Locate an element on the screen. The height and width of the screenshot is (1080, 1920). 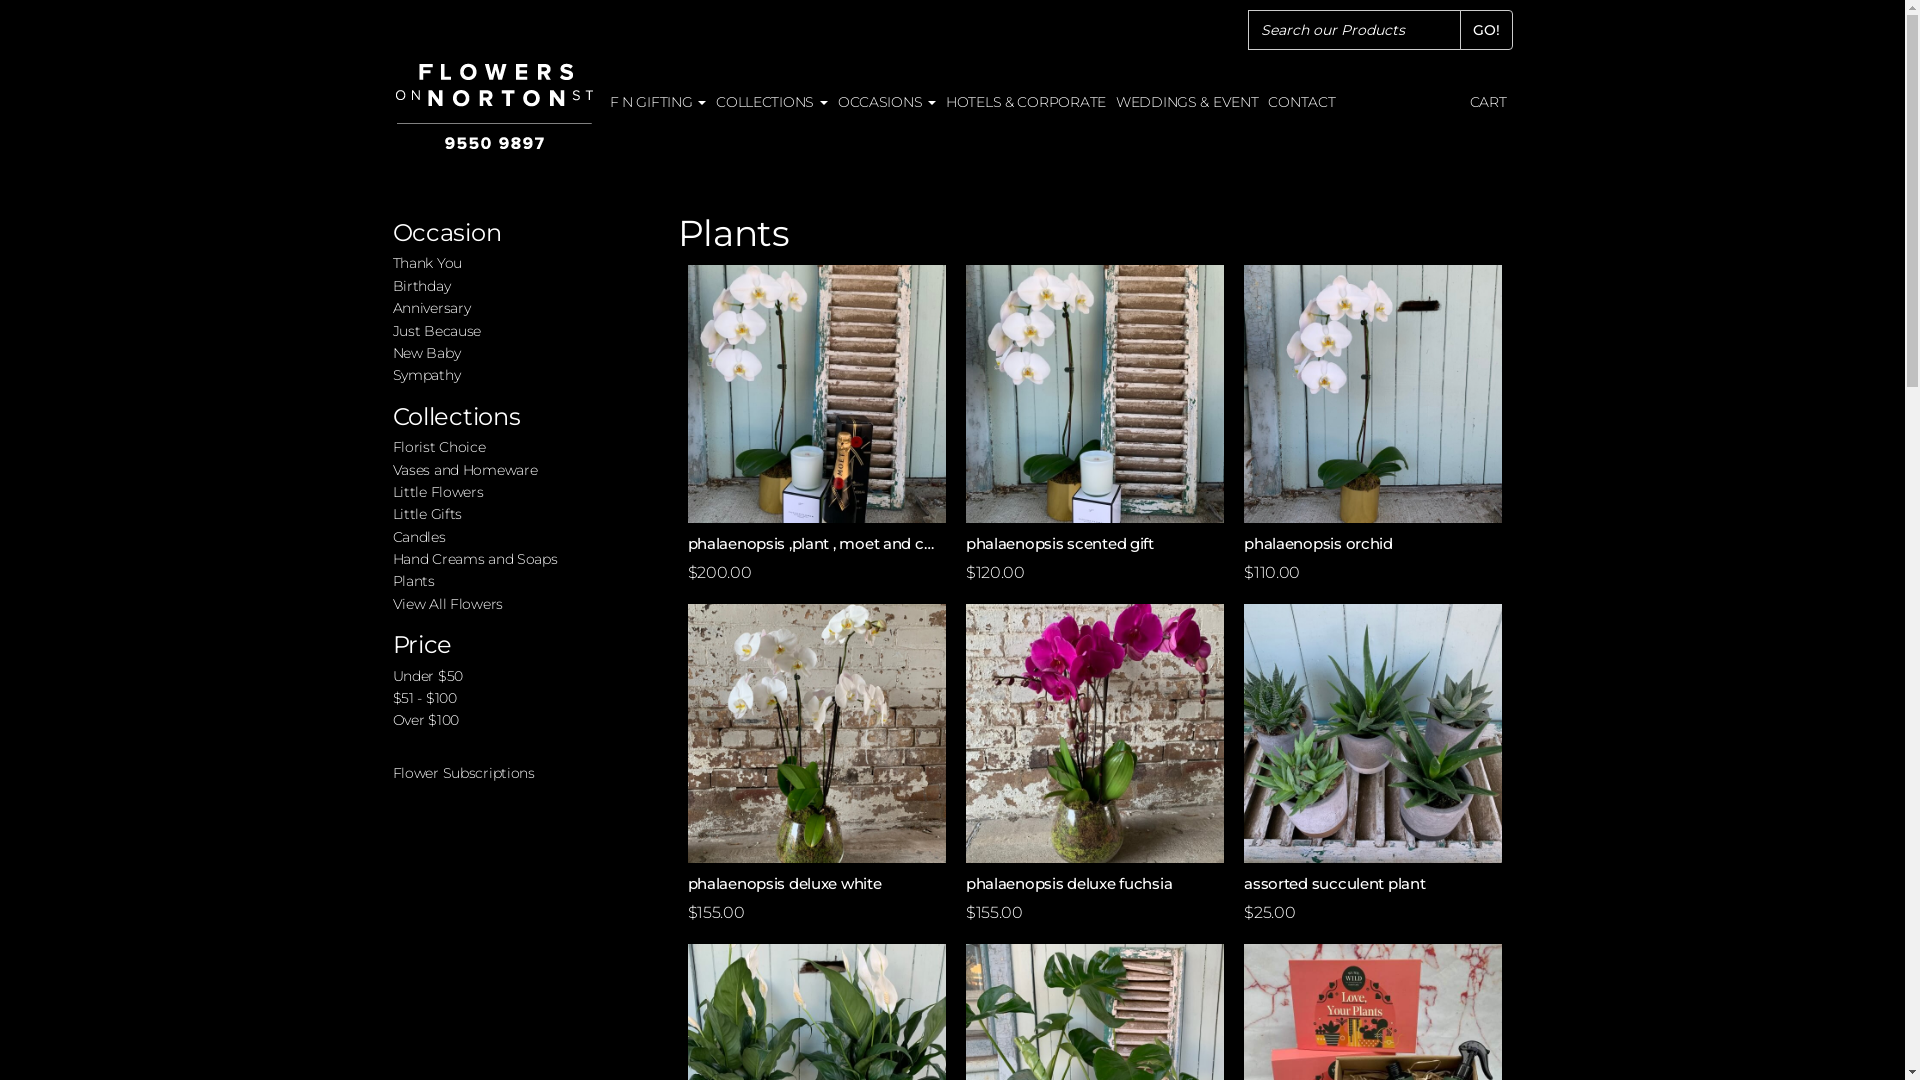
'Phalaenopsis Deluxe White' is located at coordinates (816, 732).